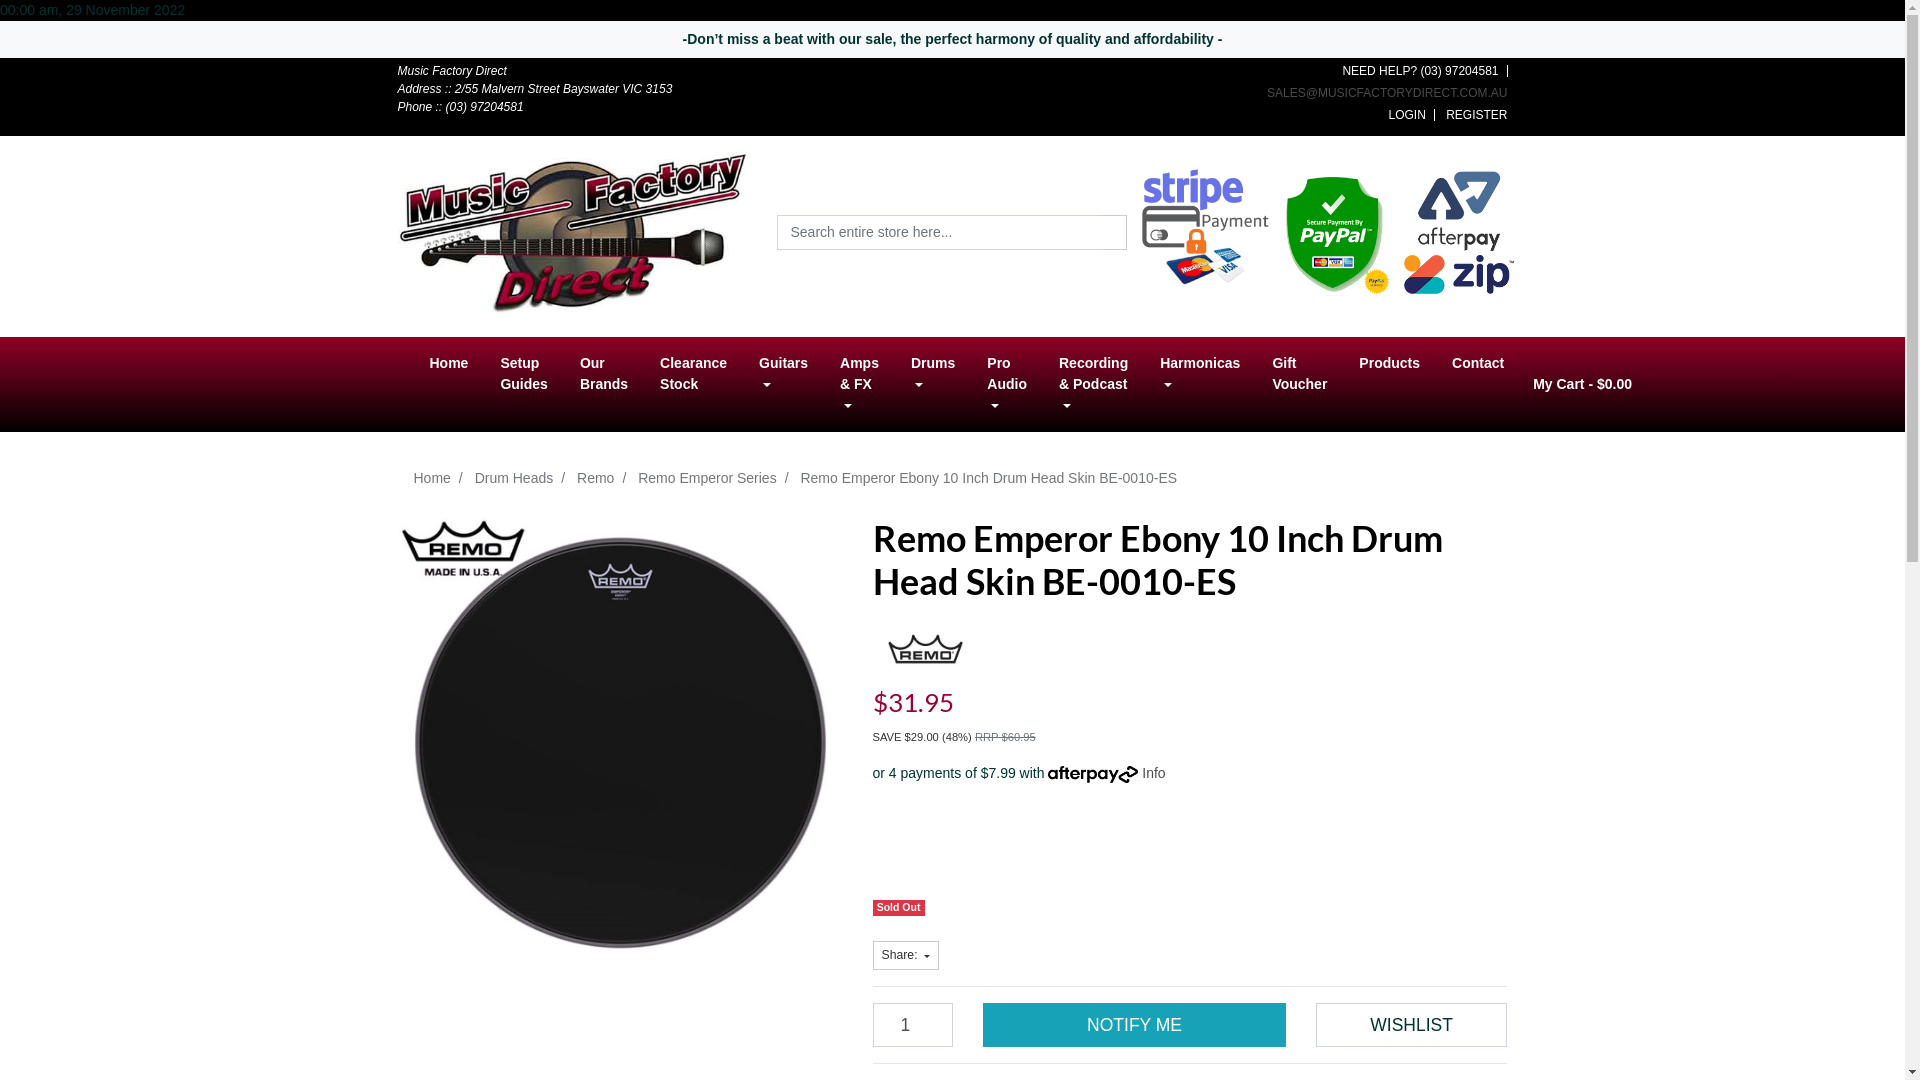  What do you see at coordinates (594, 478) in the screenshot?
I see `'Remo'` at bounding box center [594, 478].